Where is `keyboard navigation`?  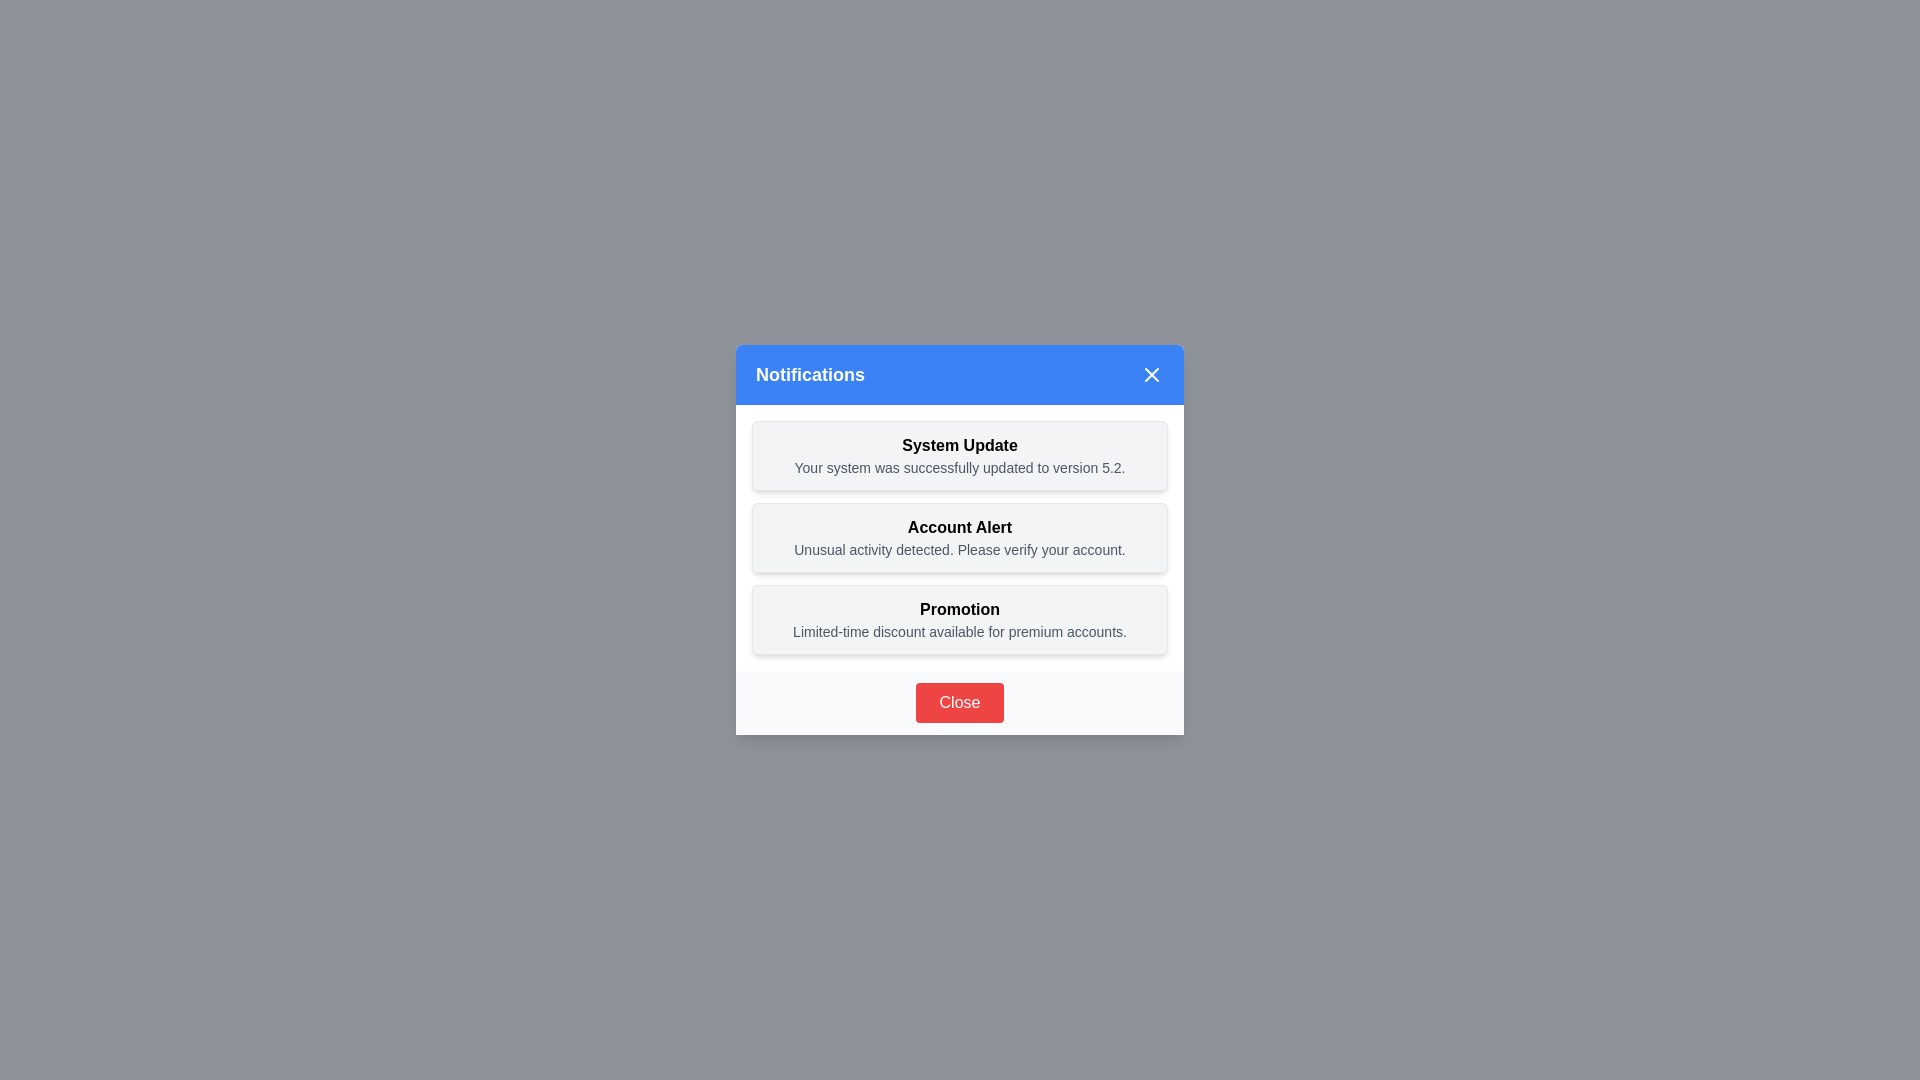
keyboard navigation is located at coordinates (960, 455).